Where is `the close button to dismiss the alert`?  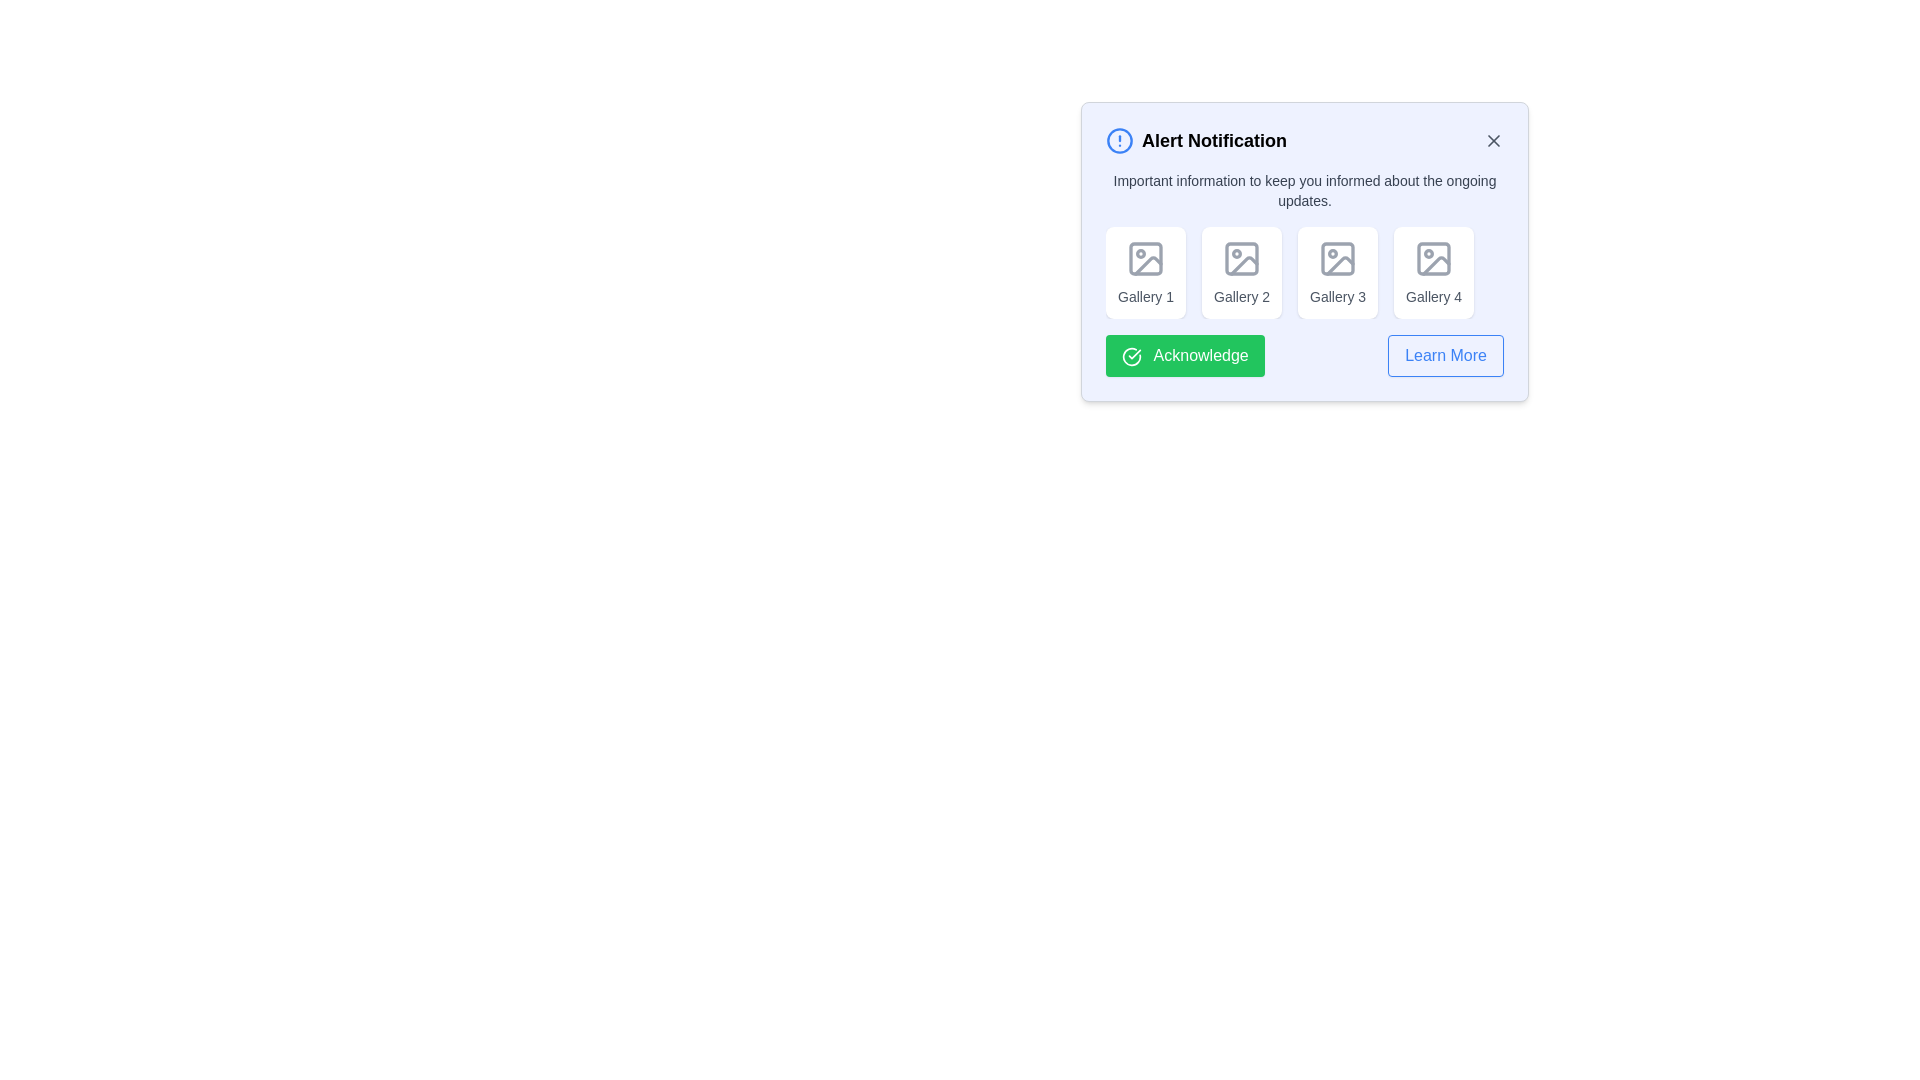
the close button to dismiss the alert is located at coordinates (1493, 140).